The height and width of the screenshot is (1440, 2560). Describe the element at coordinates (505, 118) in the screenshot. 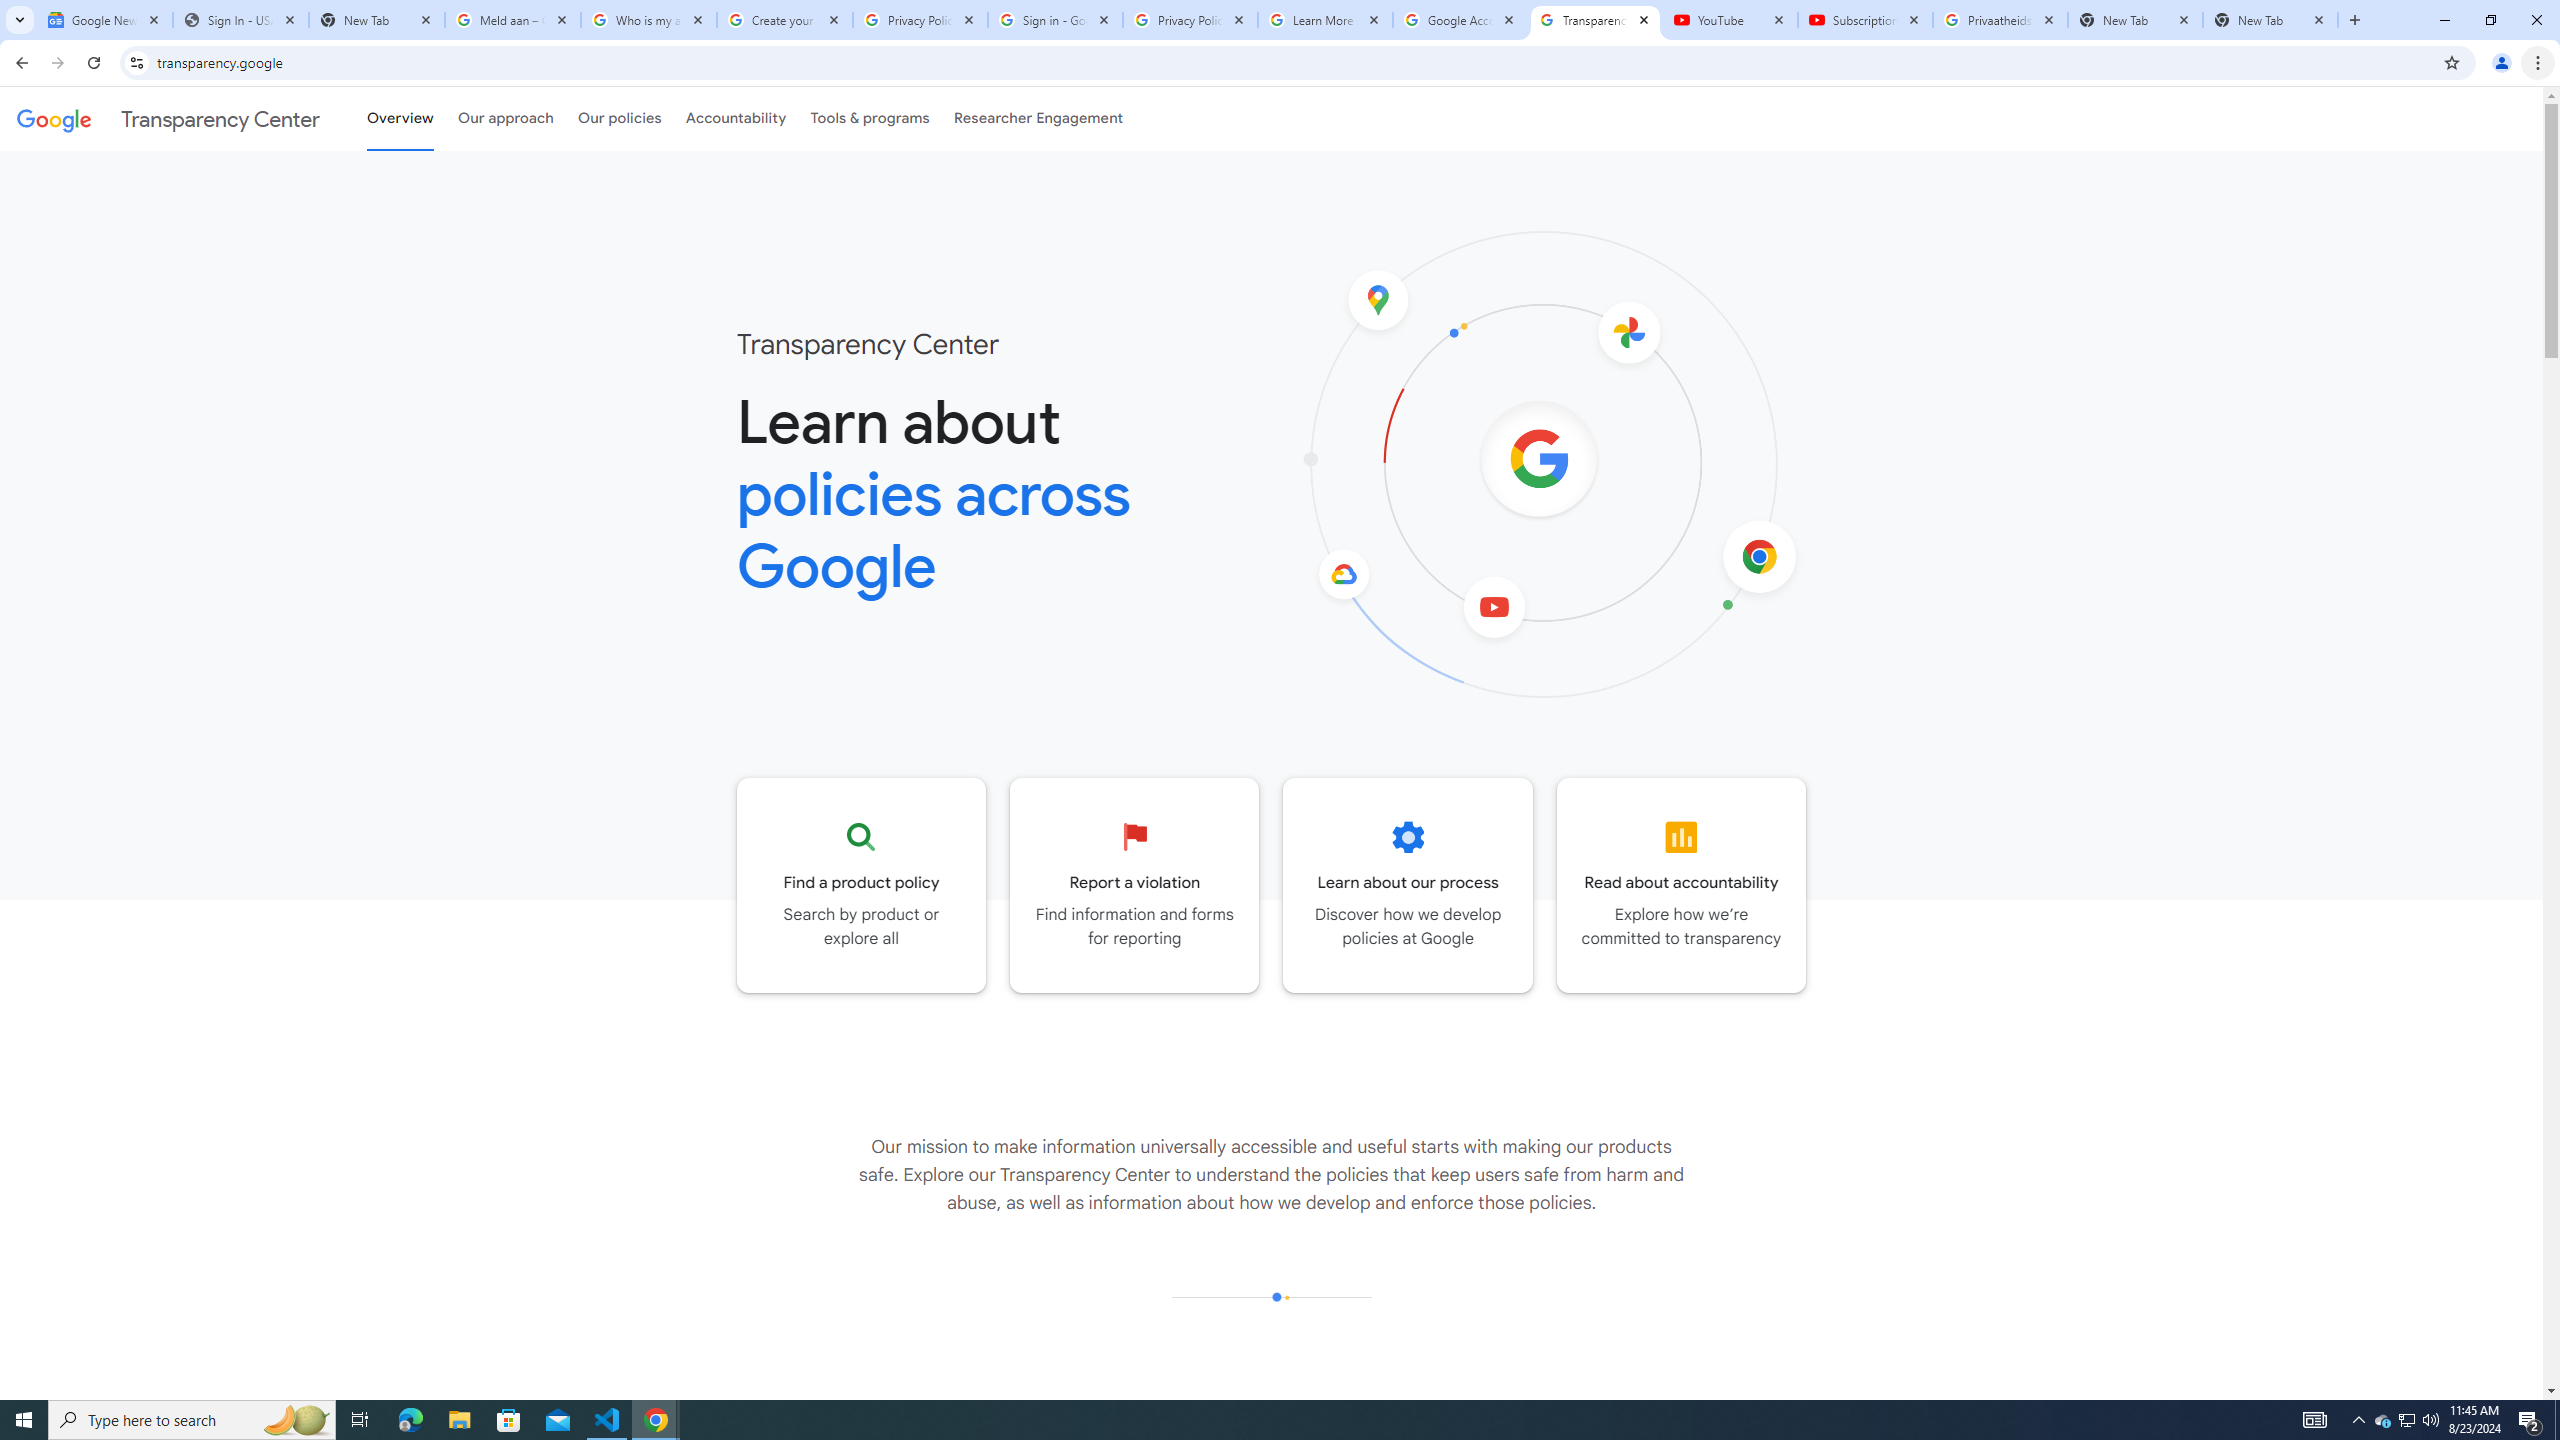

I see `'Our approach'` at that location.